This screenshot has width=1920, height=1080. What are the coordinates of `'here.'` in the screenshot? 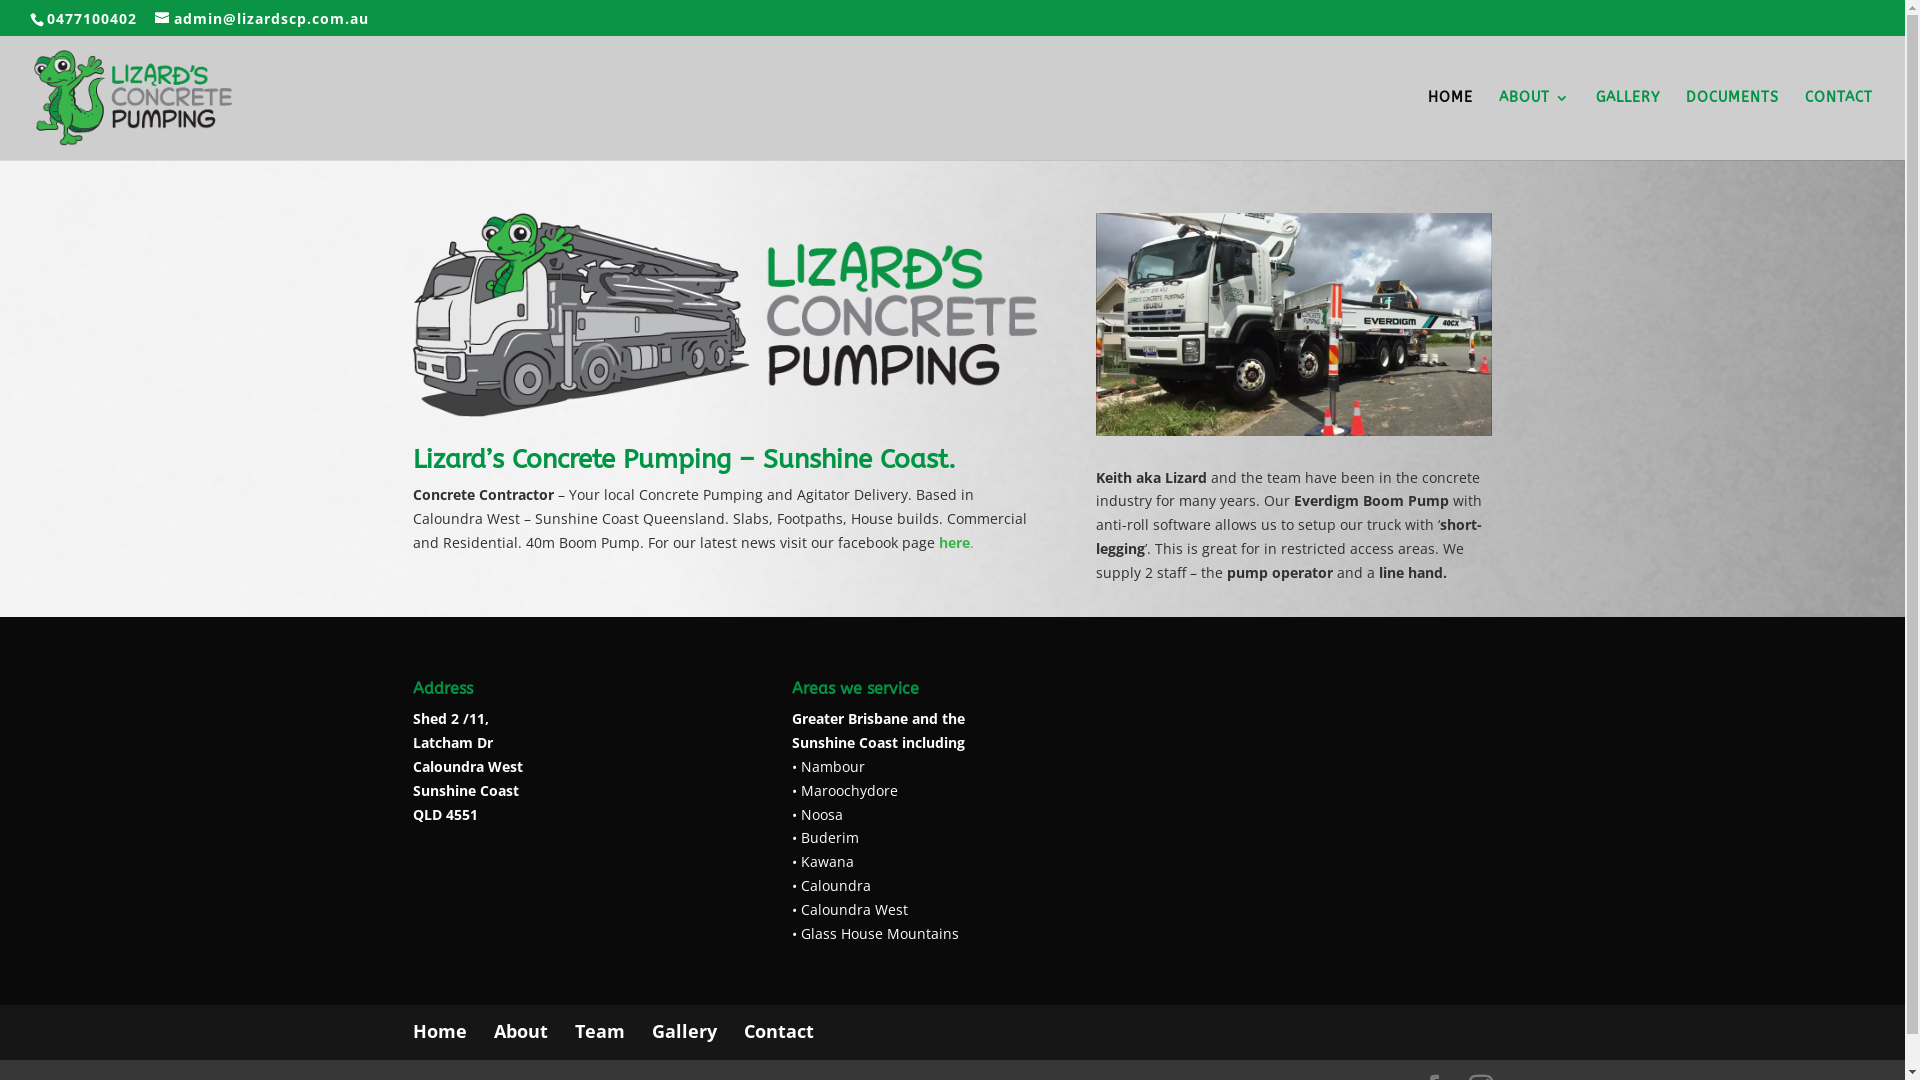 It's located at (954, 542).